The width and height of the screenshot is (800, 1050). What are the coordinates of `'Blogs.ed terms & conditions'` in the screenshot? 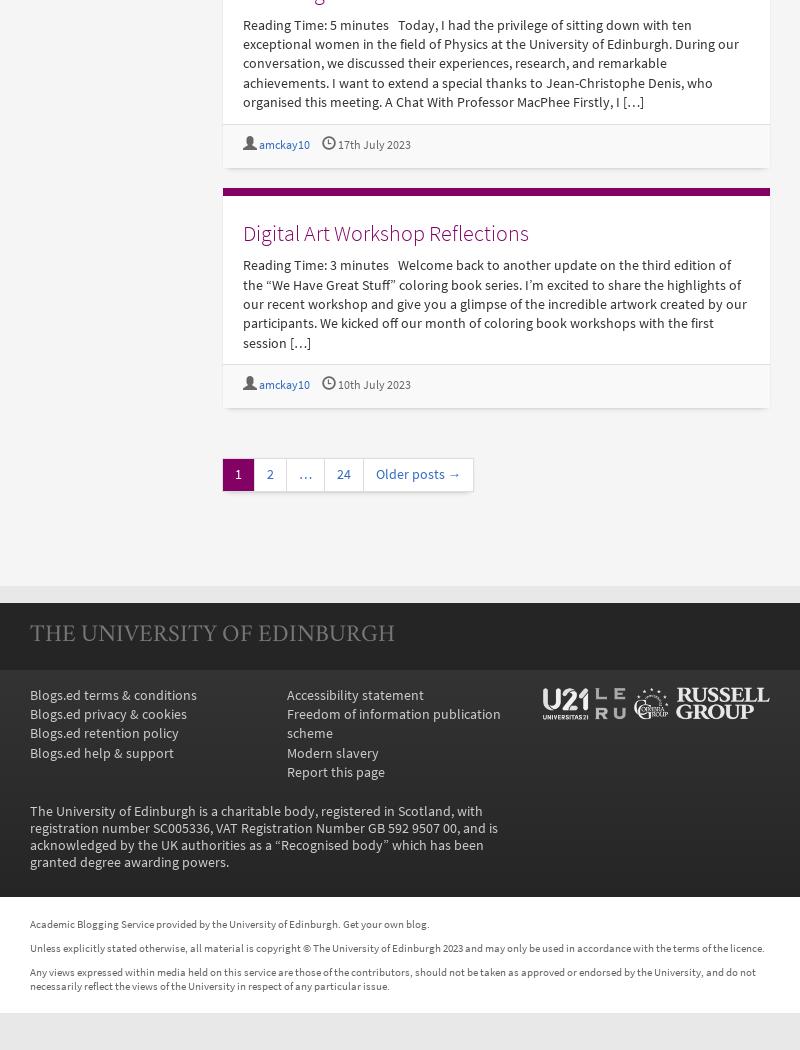 It's located at (112, 694).